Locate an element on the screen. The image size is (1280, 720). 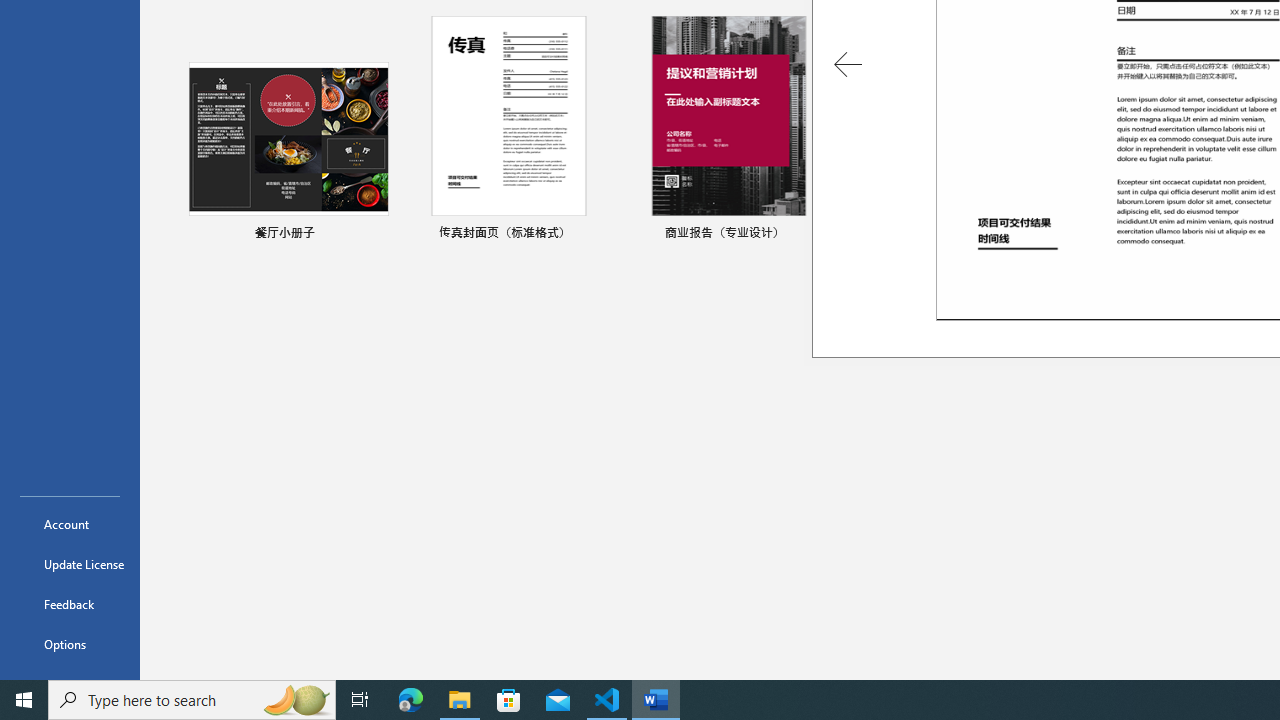
'Options' is located at coordinates (69, 644).